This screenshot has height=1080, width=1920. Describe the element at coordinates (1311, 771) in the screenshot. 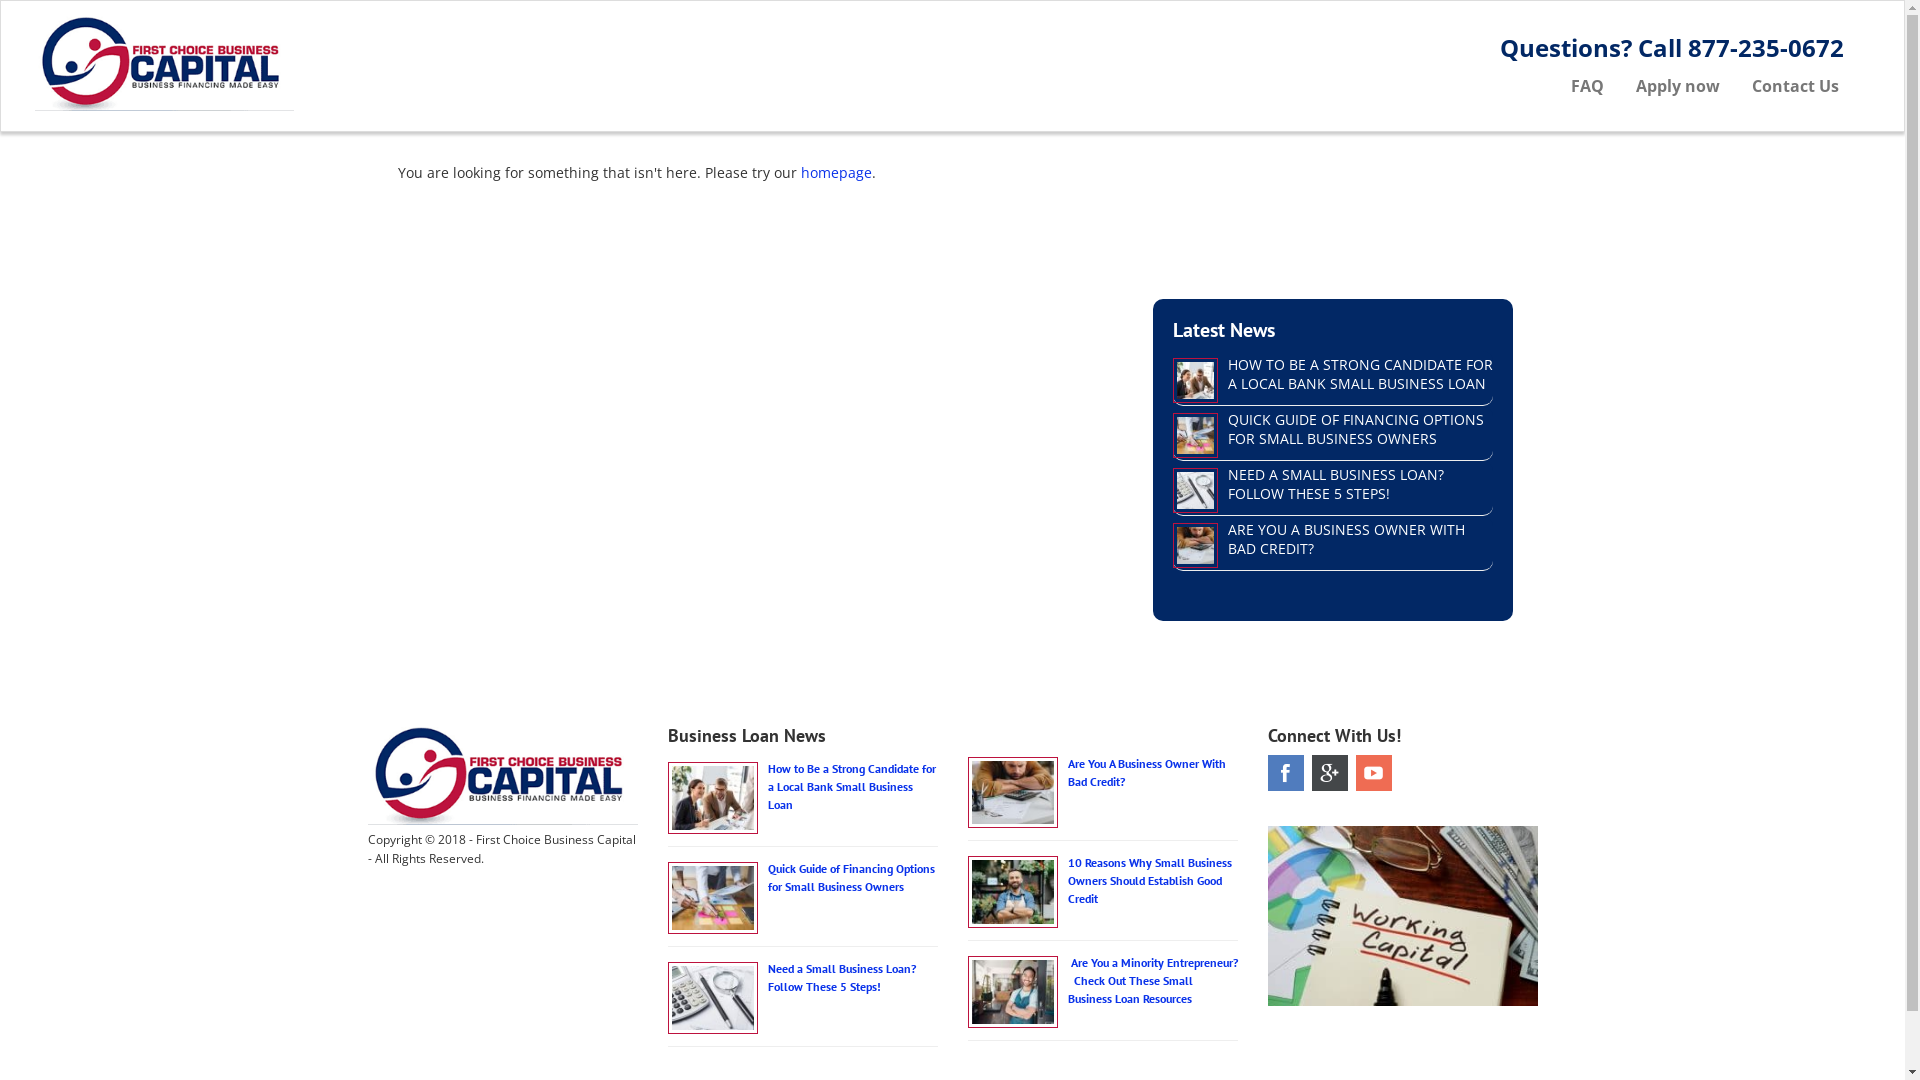

I see `'Google Plus'` at that location.